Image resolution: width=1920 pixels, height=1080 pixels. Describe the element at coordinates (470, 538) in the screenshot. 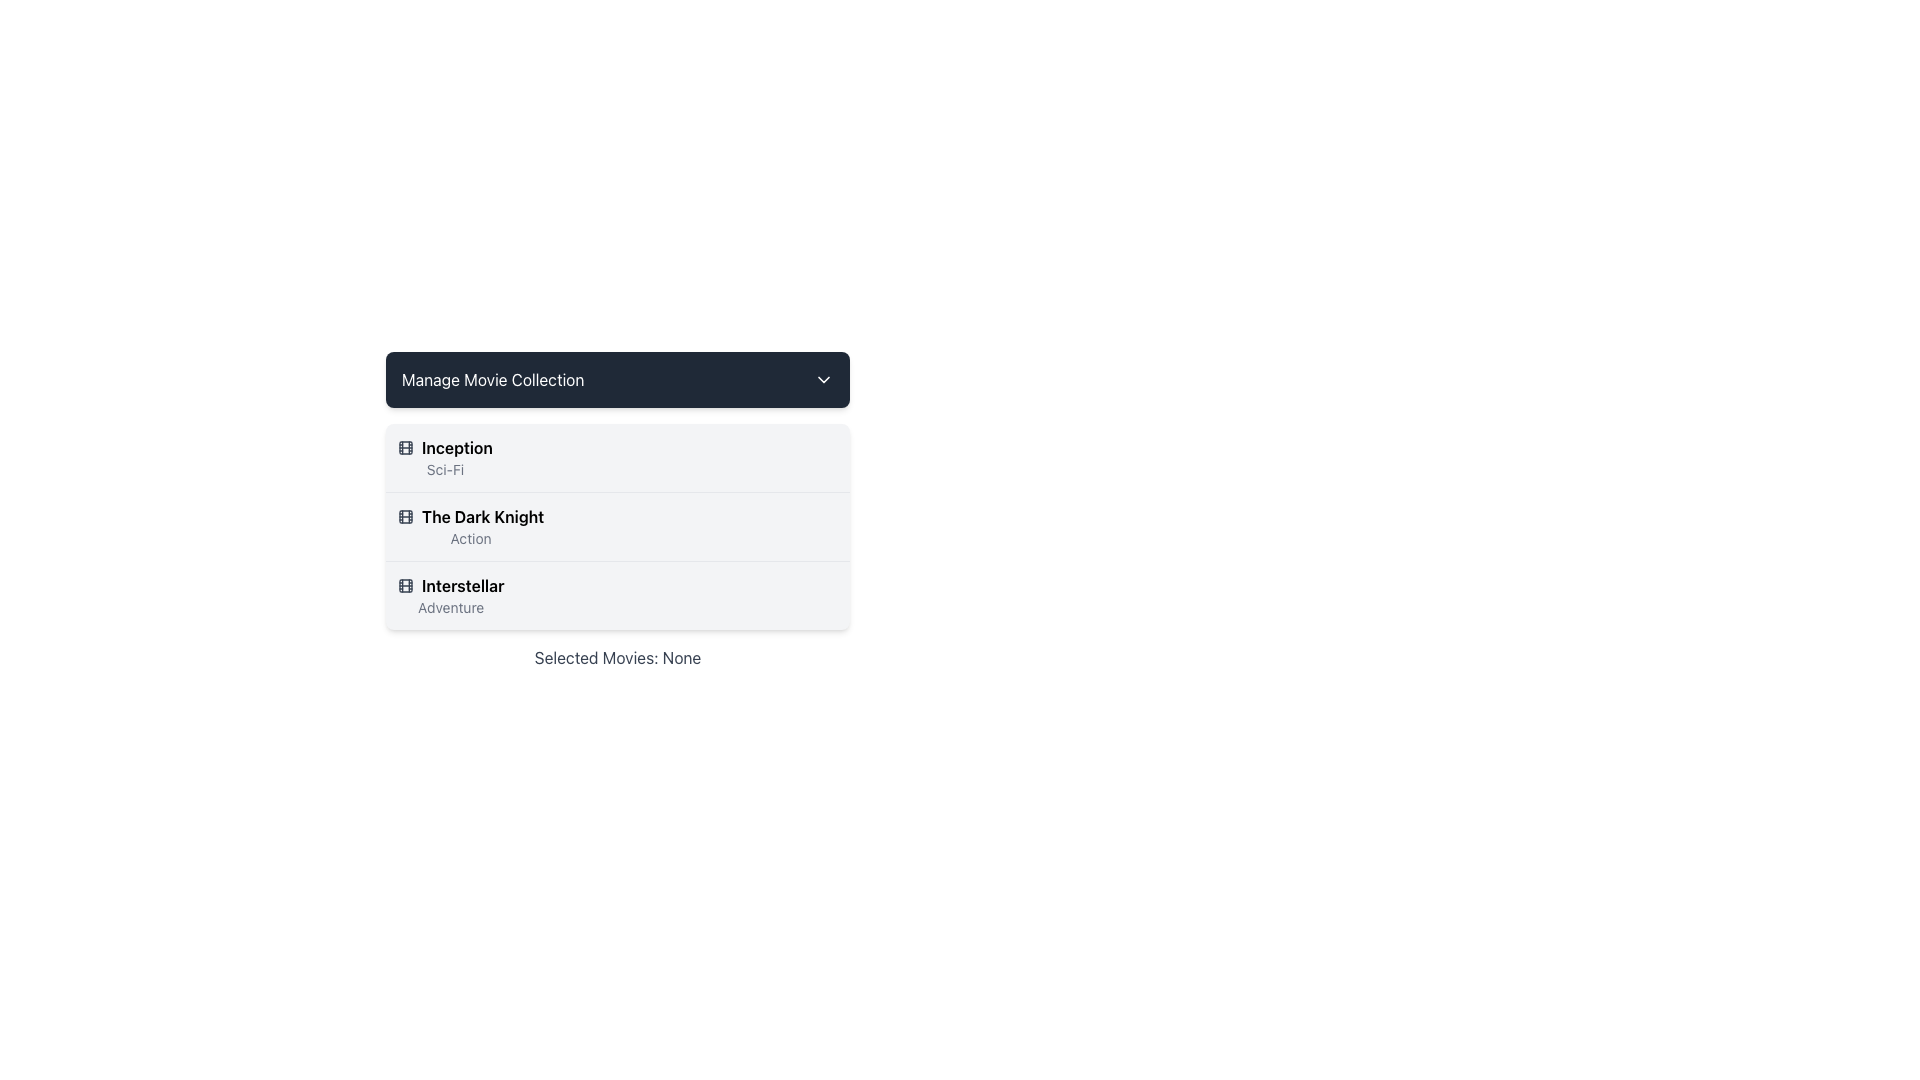

I see `the genre label for the movie 'The Dark Knight', which is positioned directly below its title` at that location.